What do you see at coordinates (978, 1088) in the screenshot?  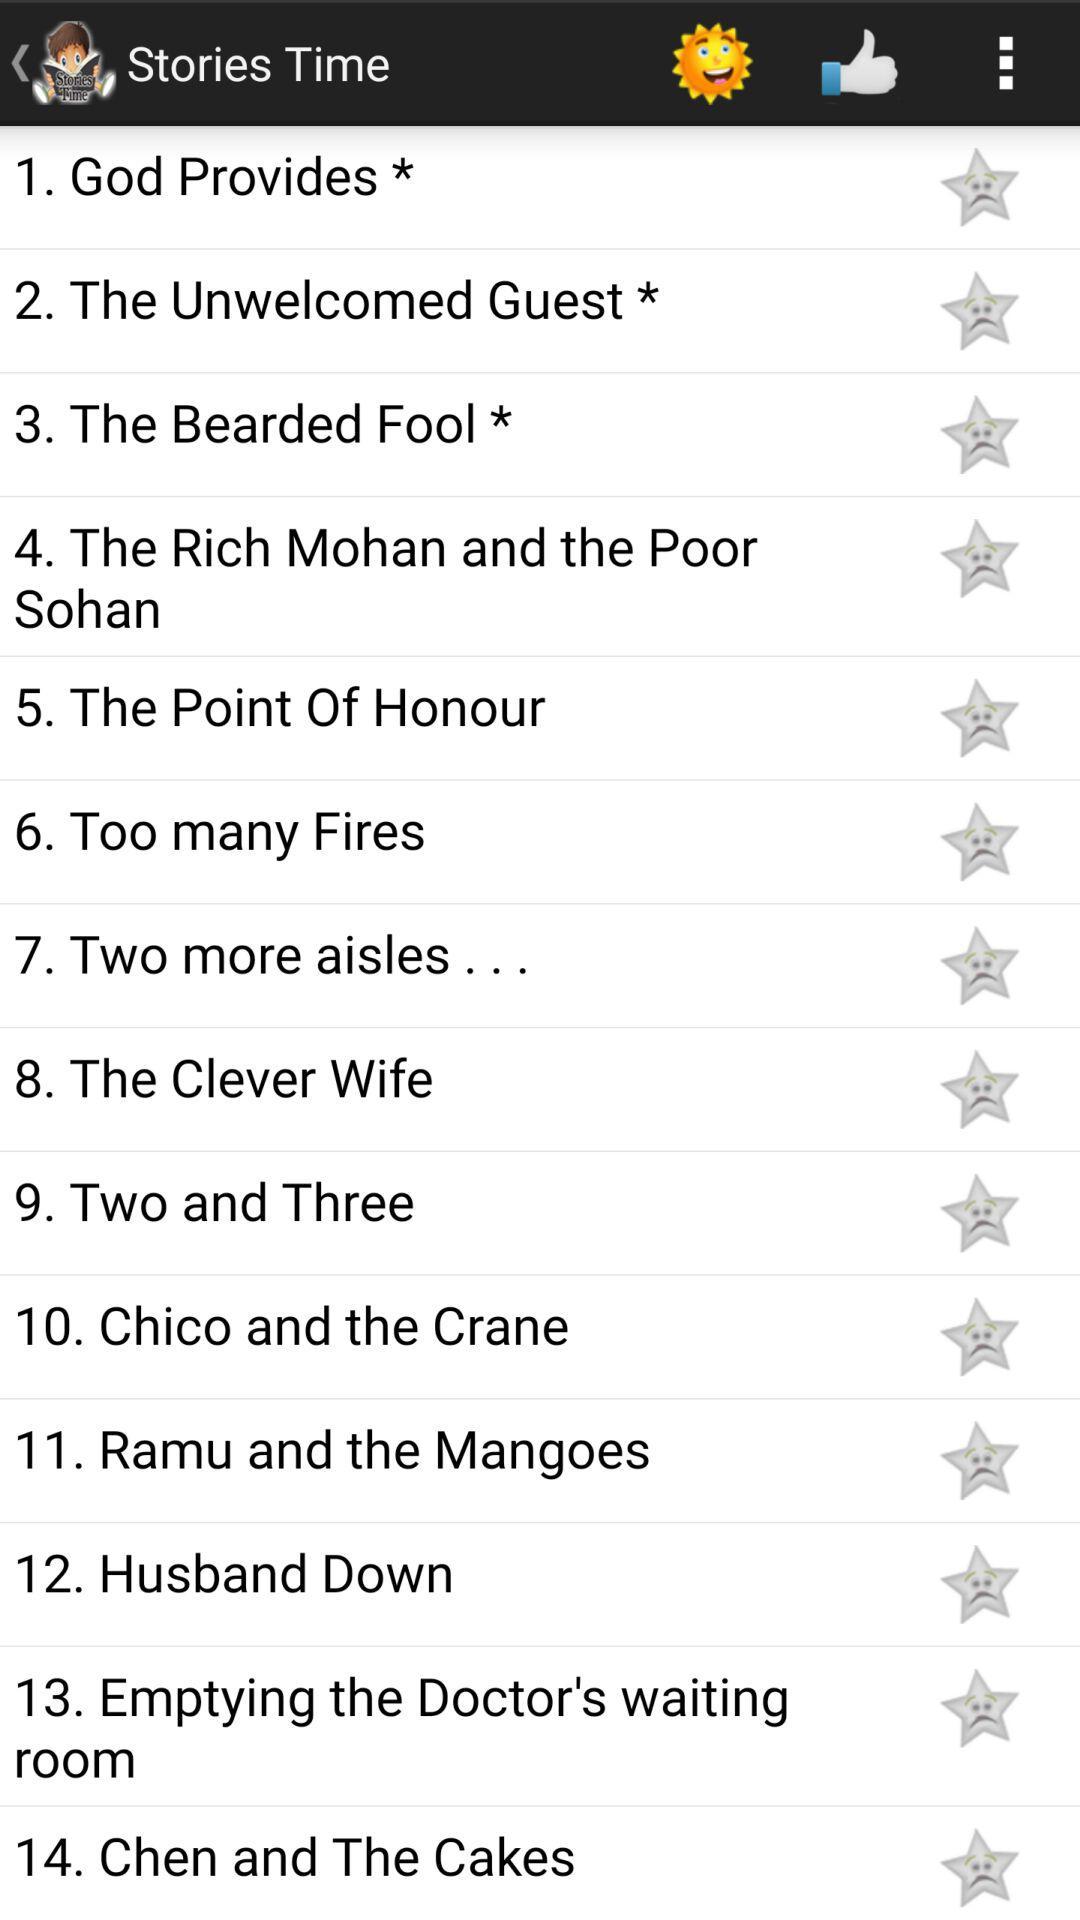 I see `bookmark story` at bounding box center [978, 1088].